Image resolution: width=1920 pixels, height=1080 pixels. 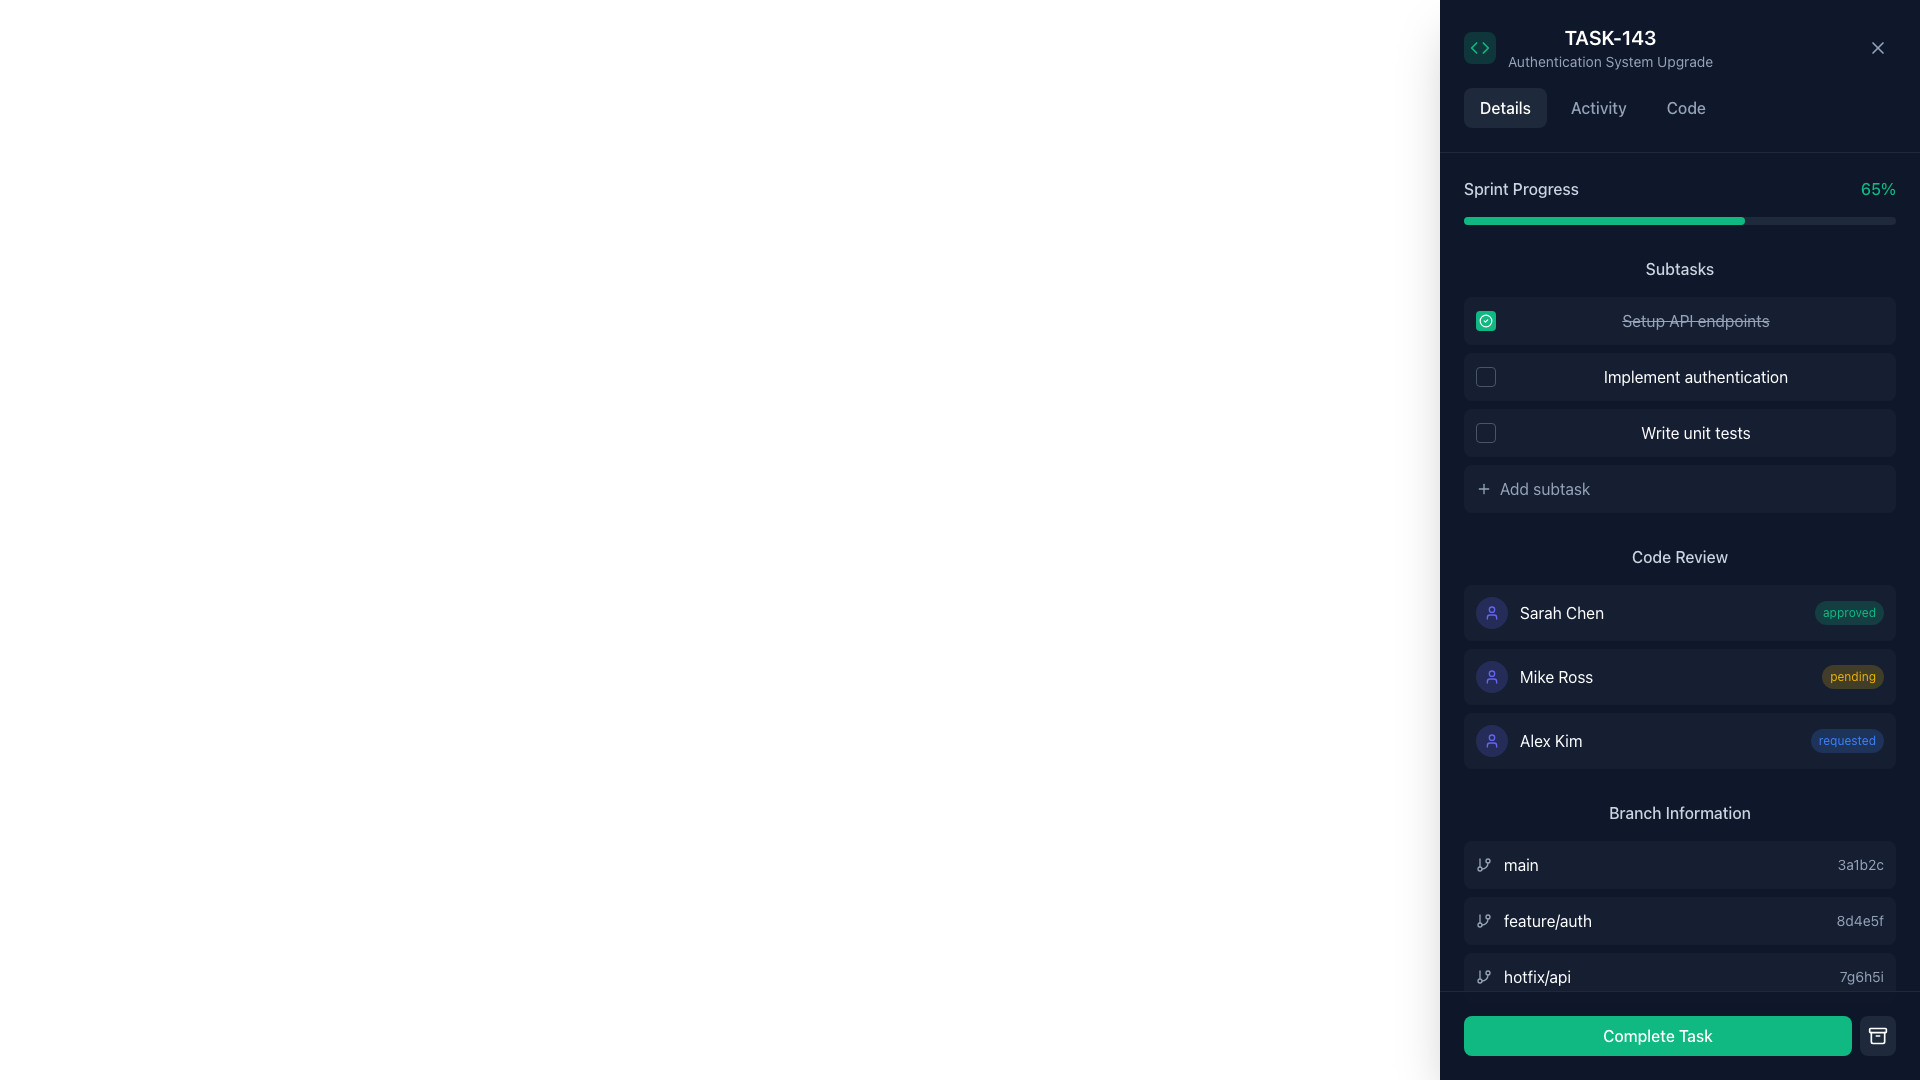 What do you see at coordinates (1533, 676) in the screenshot?
I see `the list item representing user 'Mike Ross' in the 'Code Review' section` at bounding box center [1533, 676].